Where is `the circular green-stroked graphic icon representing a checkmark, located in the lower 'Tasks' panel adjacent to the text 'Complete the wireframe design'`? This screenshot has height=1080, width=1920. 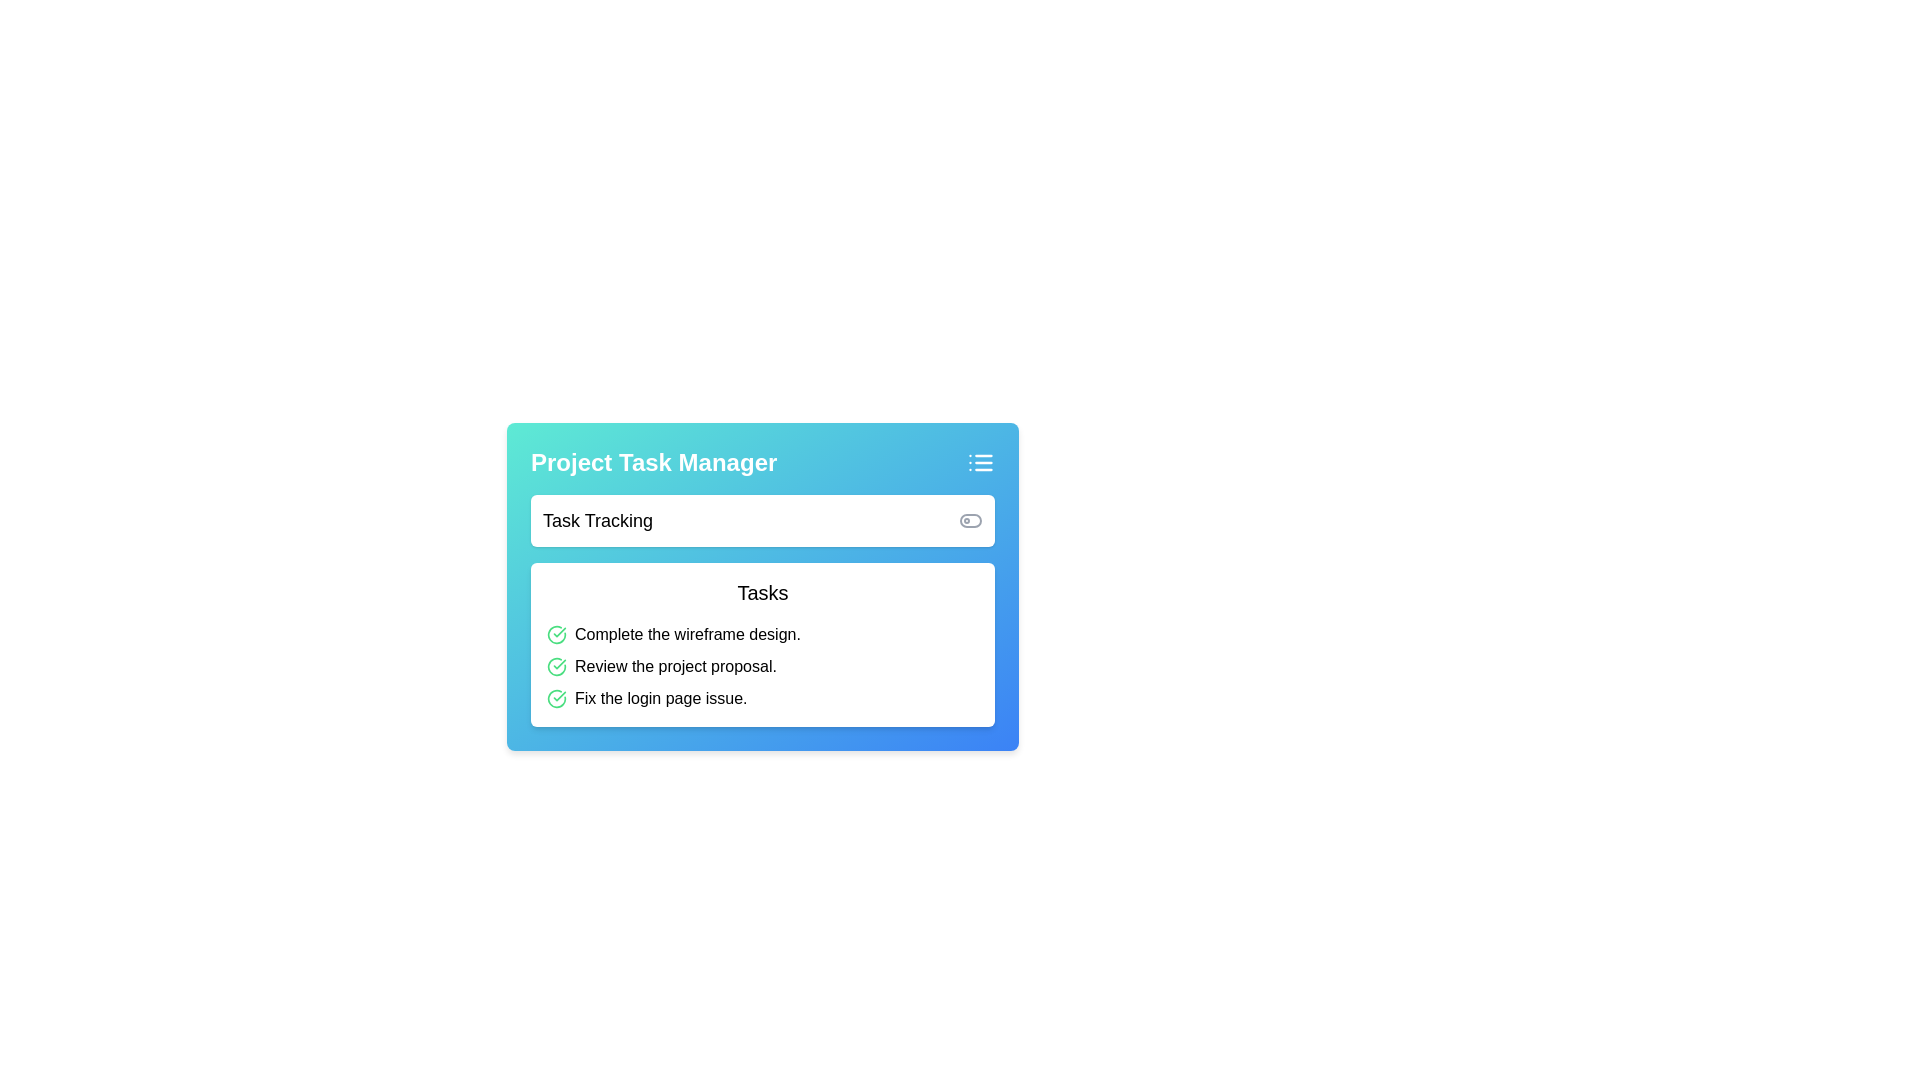
the circular green-stroked graphic icon representing a checkmark, located in the lower 'Tasks' panel adjacent to the text 'Complete the wireframe design' is located at coordinates (556, 697).